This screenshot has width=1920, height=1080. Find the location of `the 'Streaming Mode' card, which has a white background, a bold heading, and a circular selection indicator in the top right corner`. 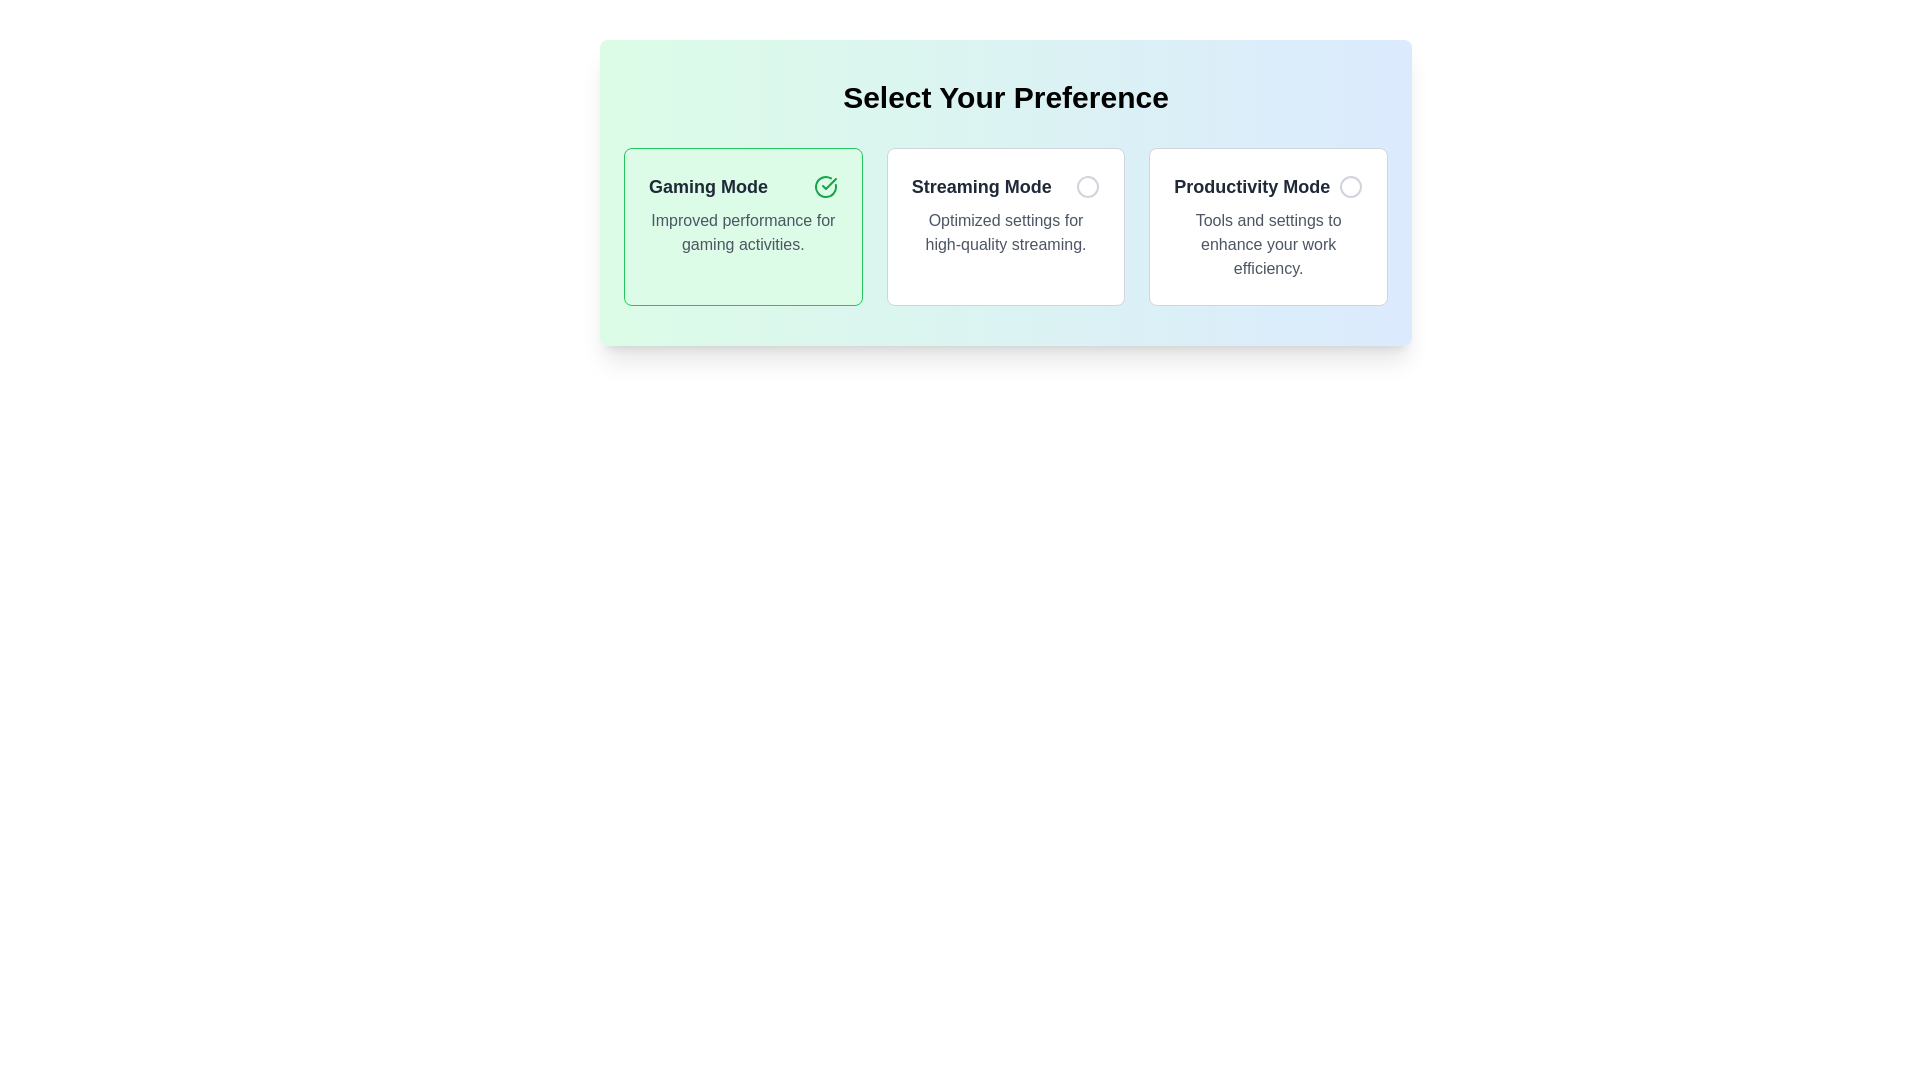

the 'Streaming Mode' card, which has a white background, a bold heading, and a circular selection indicator in the top right corner is located at coordinates (1006, 226).